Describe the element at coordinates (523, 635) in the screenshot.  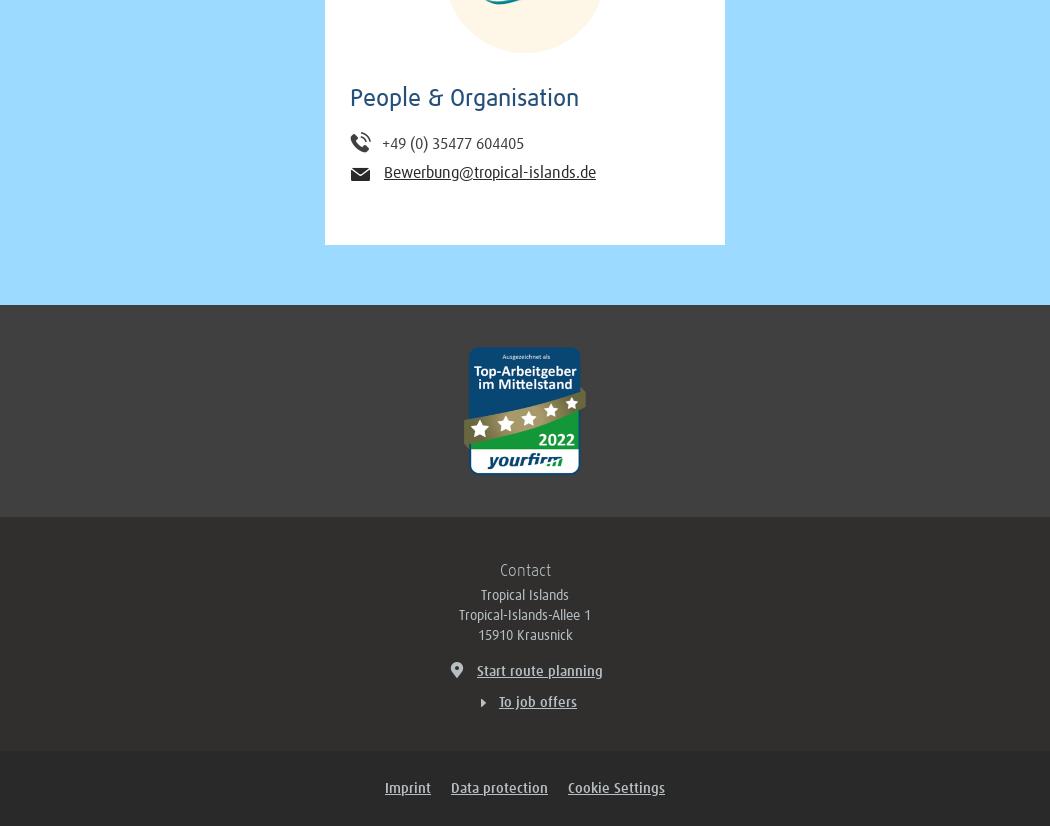
I see `'15910 Krausnick'` at that location.